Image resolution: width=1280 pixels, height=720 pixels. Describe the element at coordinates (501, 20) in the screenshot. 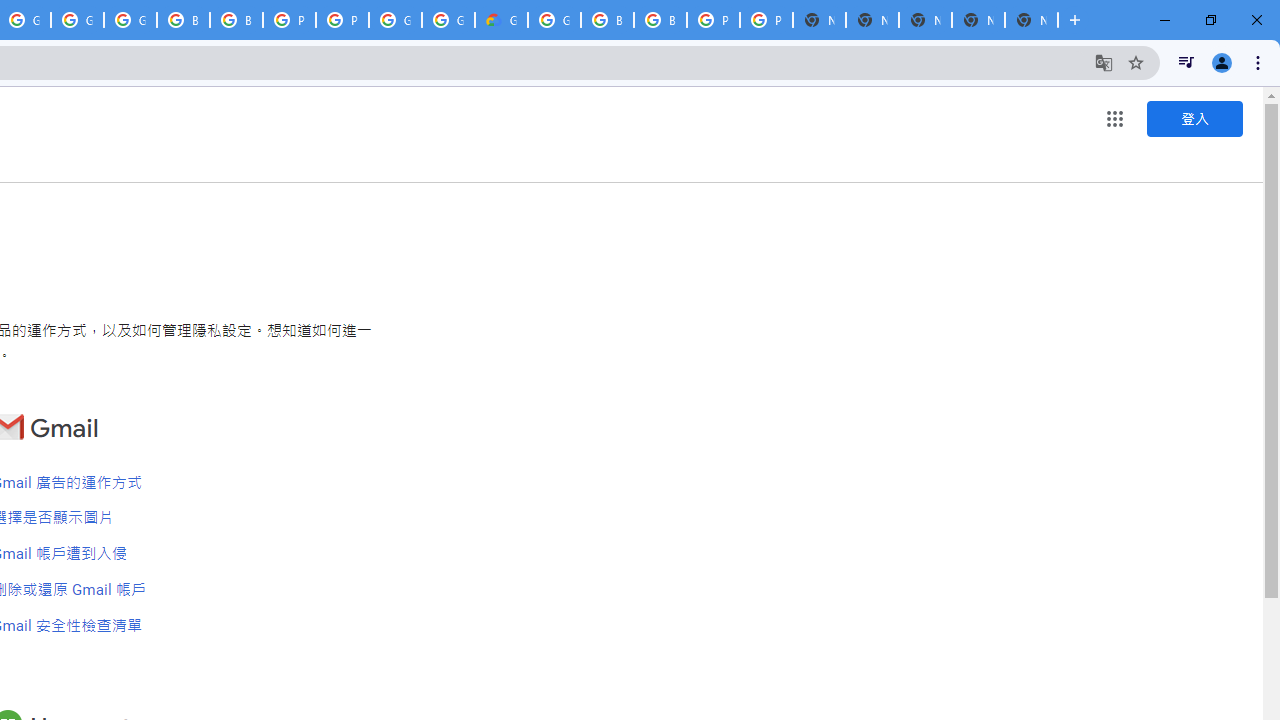

I see `'Google Cloud Estimate Summary'` at that location.